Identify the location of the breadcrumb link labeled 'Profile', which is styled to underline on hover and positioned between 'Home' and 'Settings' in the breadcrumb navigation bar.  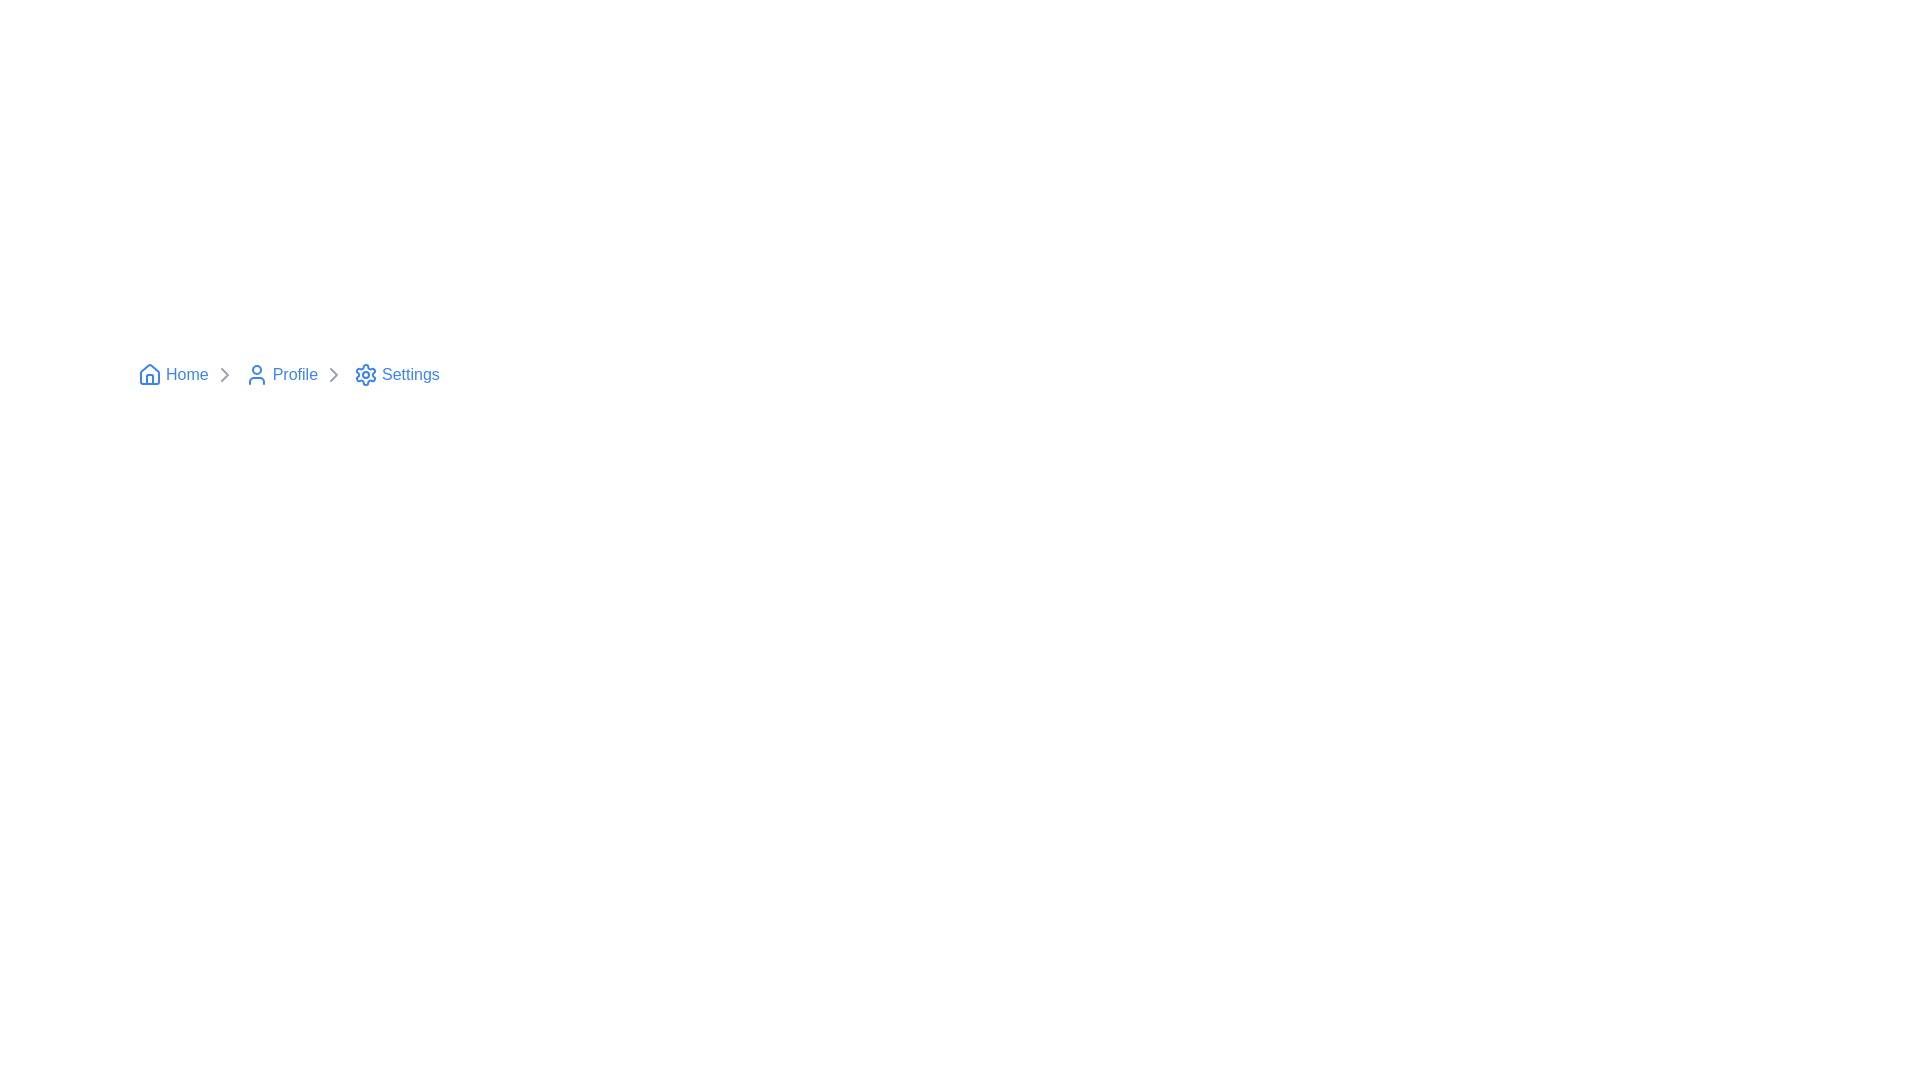
(294, 374).